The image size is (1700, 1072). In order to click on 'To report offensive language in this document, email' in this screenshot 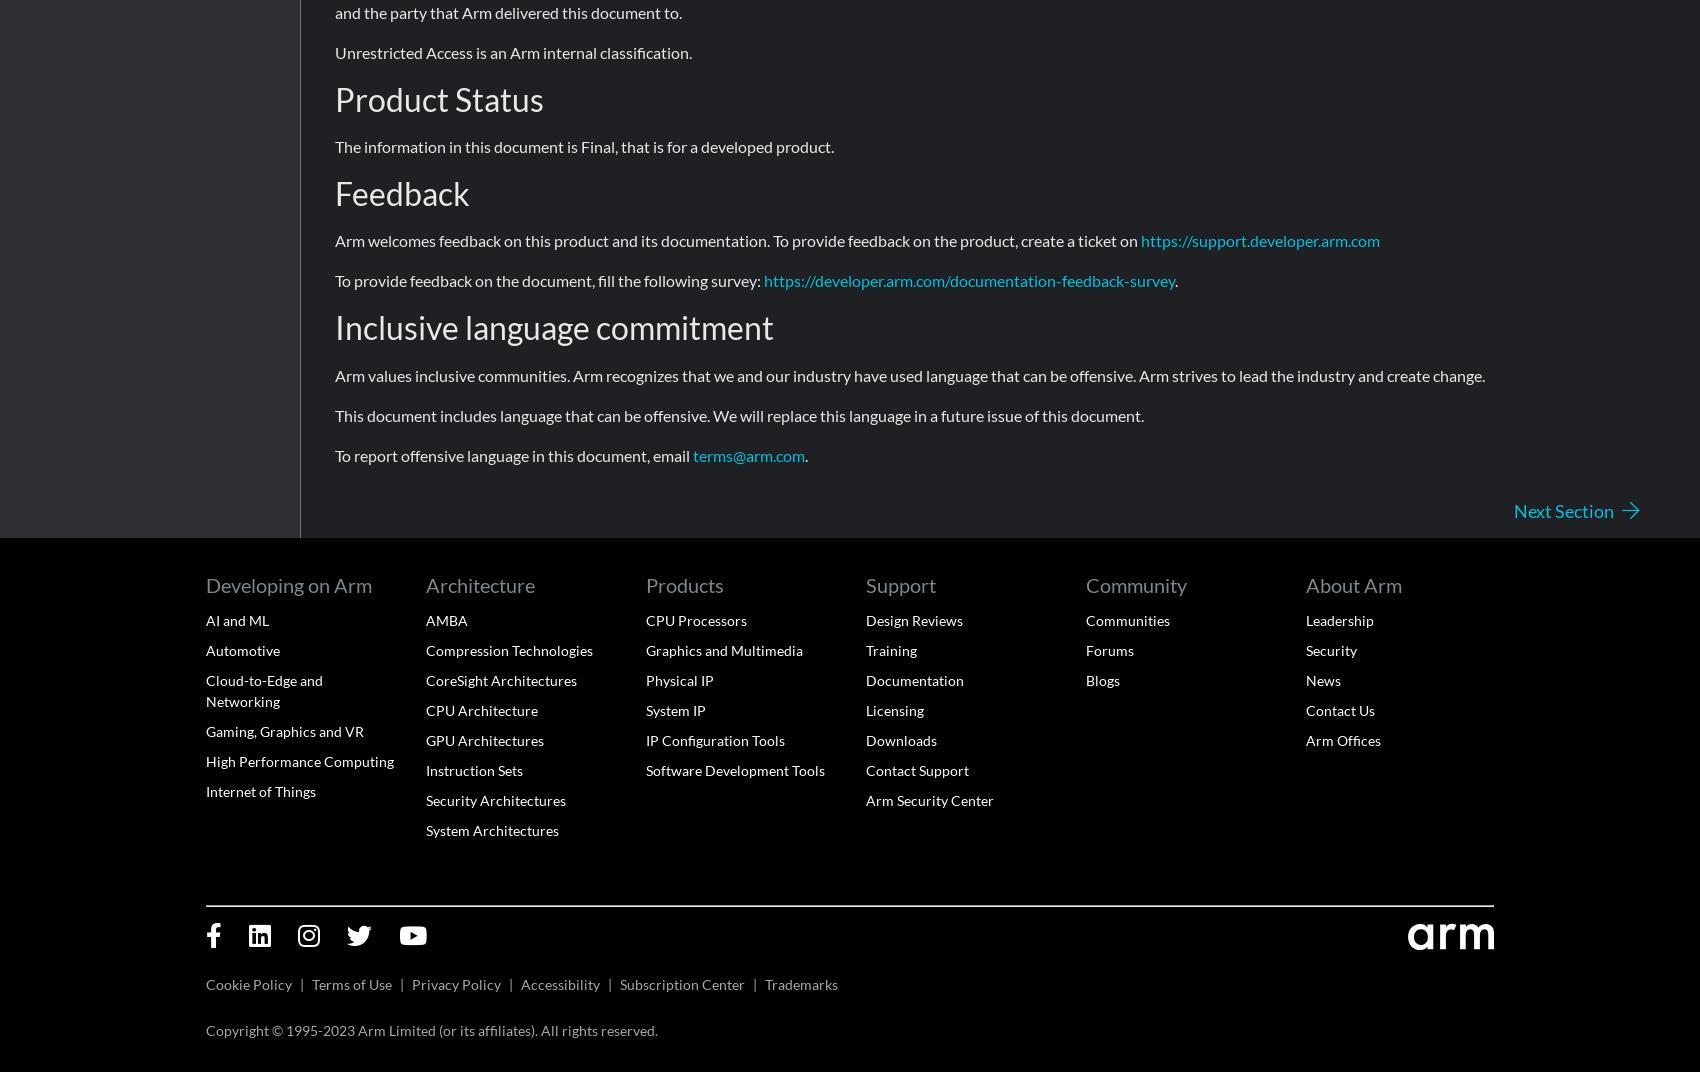, I will do `click(514, 453)`.